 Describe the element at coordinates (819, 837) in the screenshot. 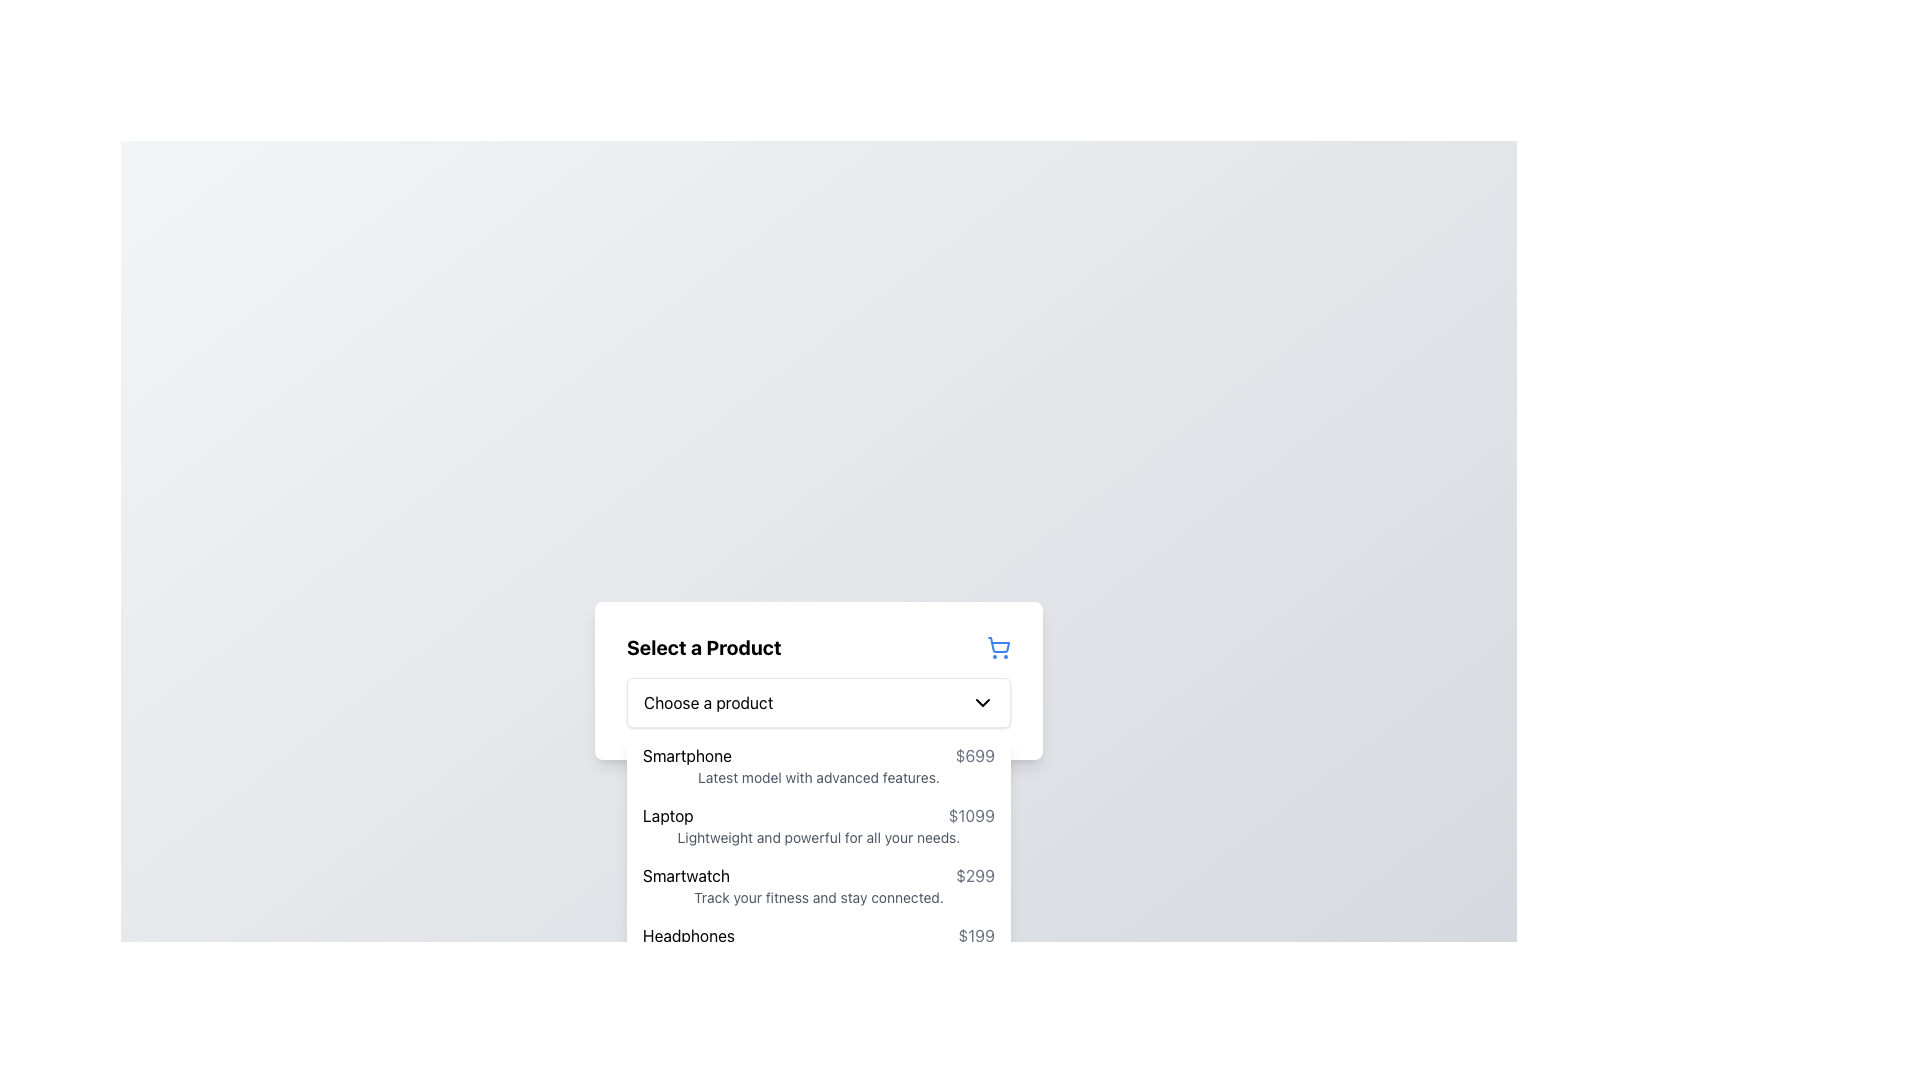

I see `the Text Label that reads 'Lightweight and powerful for all your needs.' positioned below 'Laptop $1099' in the dropdown menu` at that location.